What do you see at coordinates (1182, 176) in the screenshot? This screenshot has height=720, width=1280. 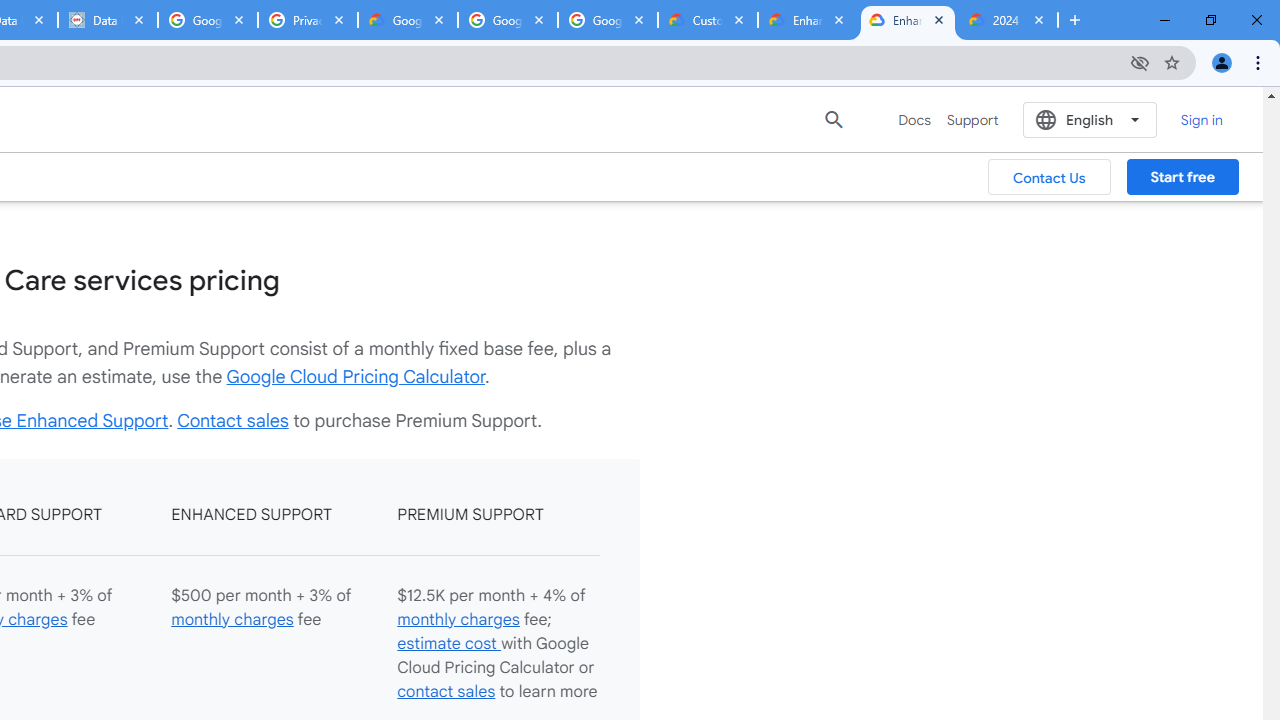 I see `'Start free'` at bounding box center [1182, 176].